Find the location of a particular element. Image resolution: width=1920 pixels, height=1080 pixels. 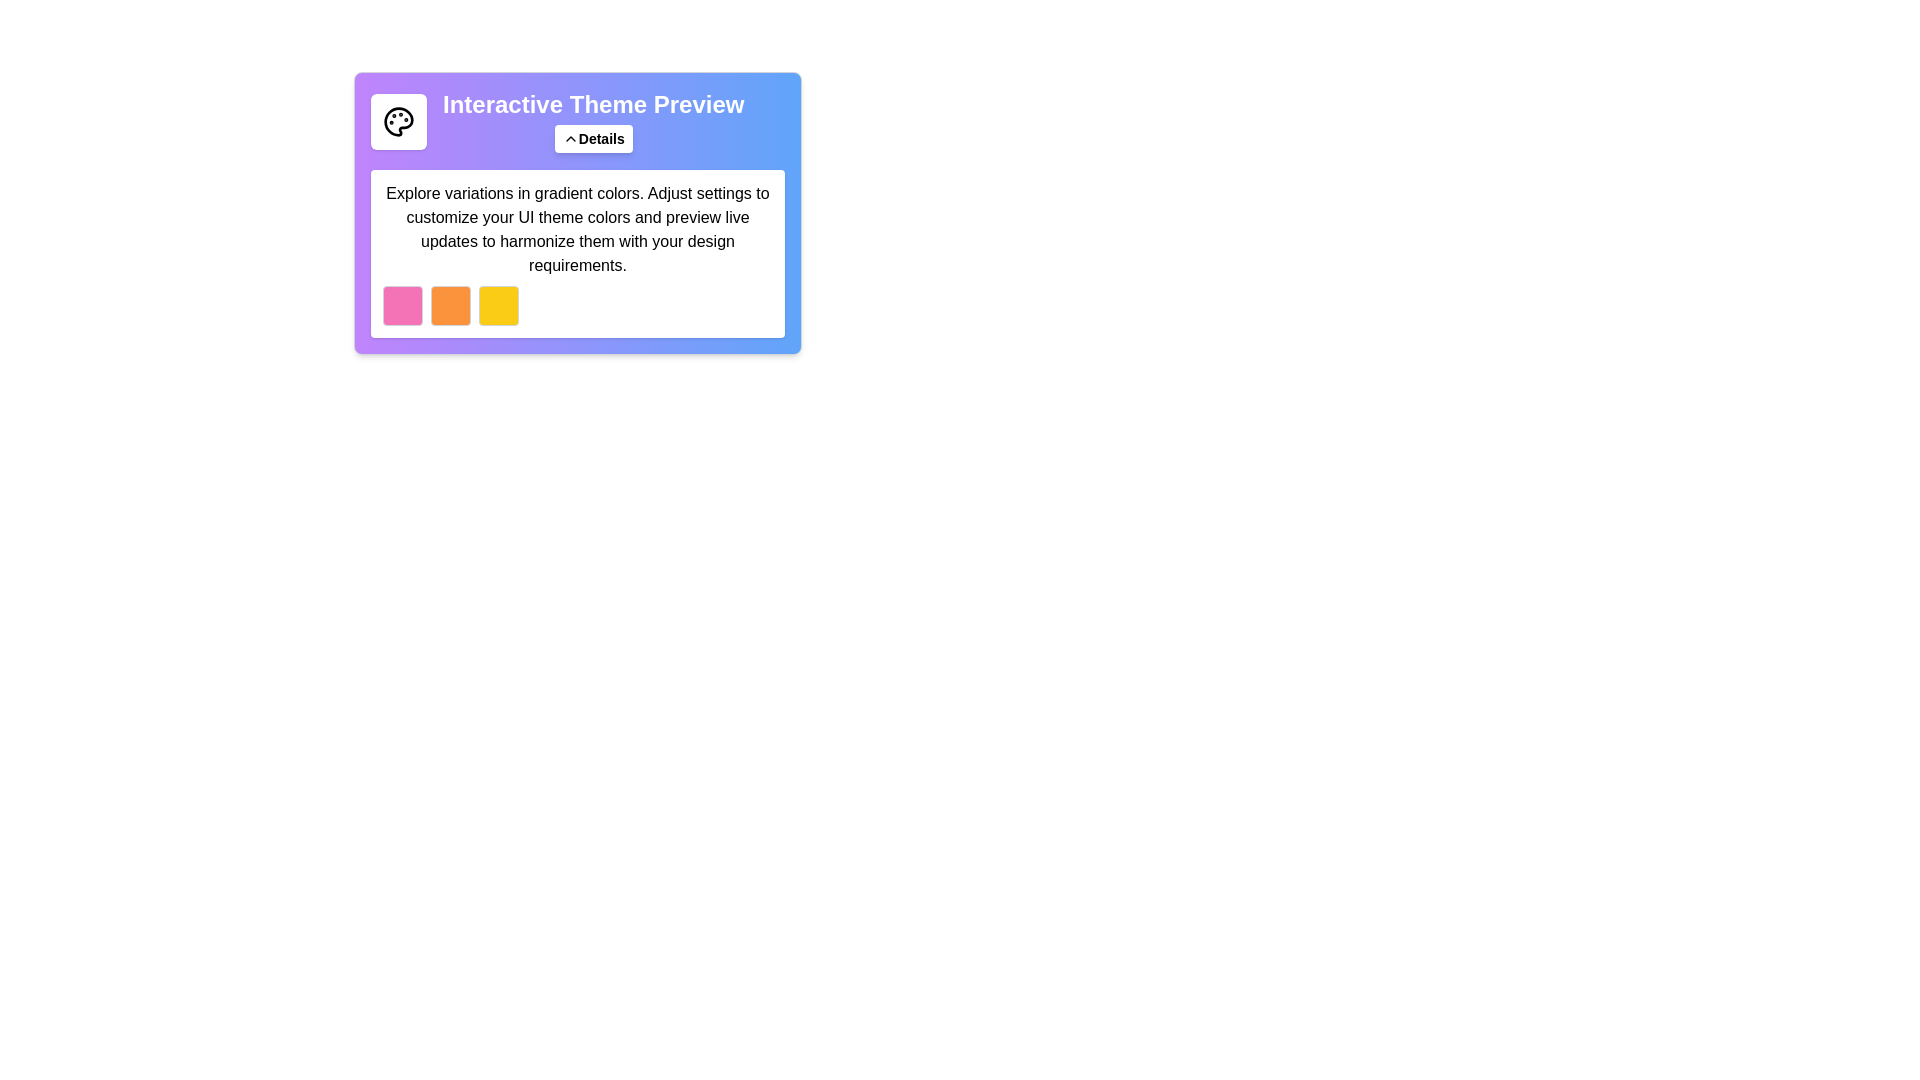

the button located below the title 'Interactive Theme Preview' is located at coordinates (592, 137).